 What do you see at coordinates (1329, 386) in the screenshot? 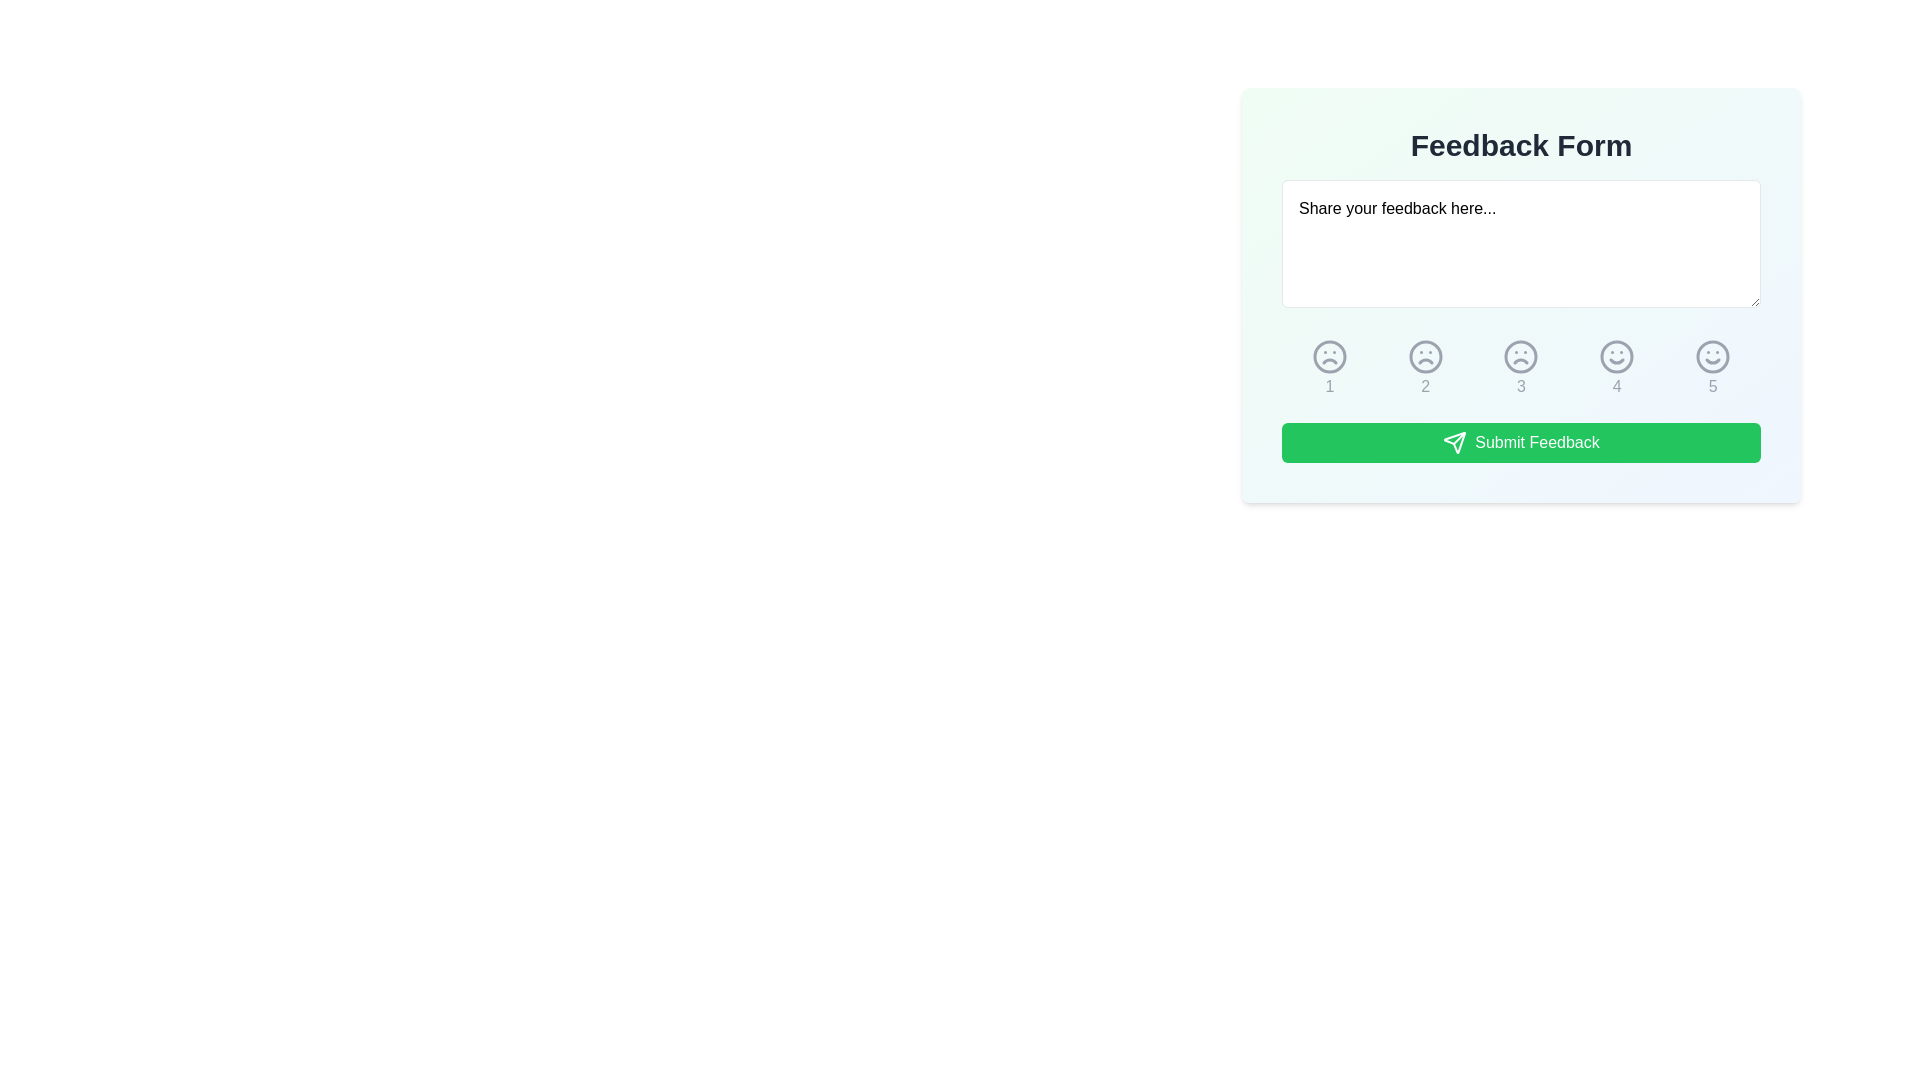
I see `the static text label indicating the lowest rating for the frowning feedback button, located beneath the leftmost frowning icon` at bounding box center [1329, 386].